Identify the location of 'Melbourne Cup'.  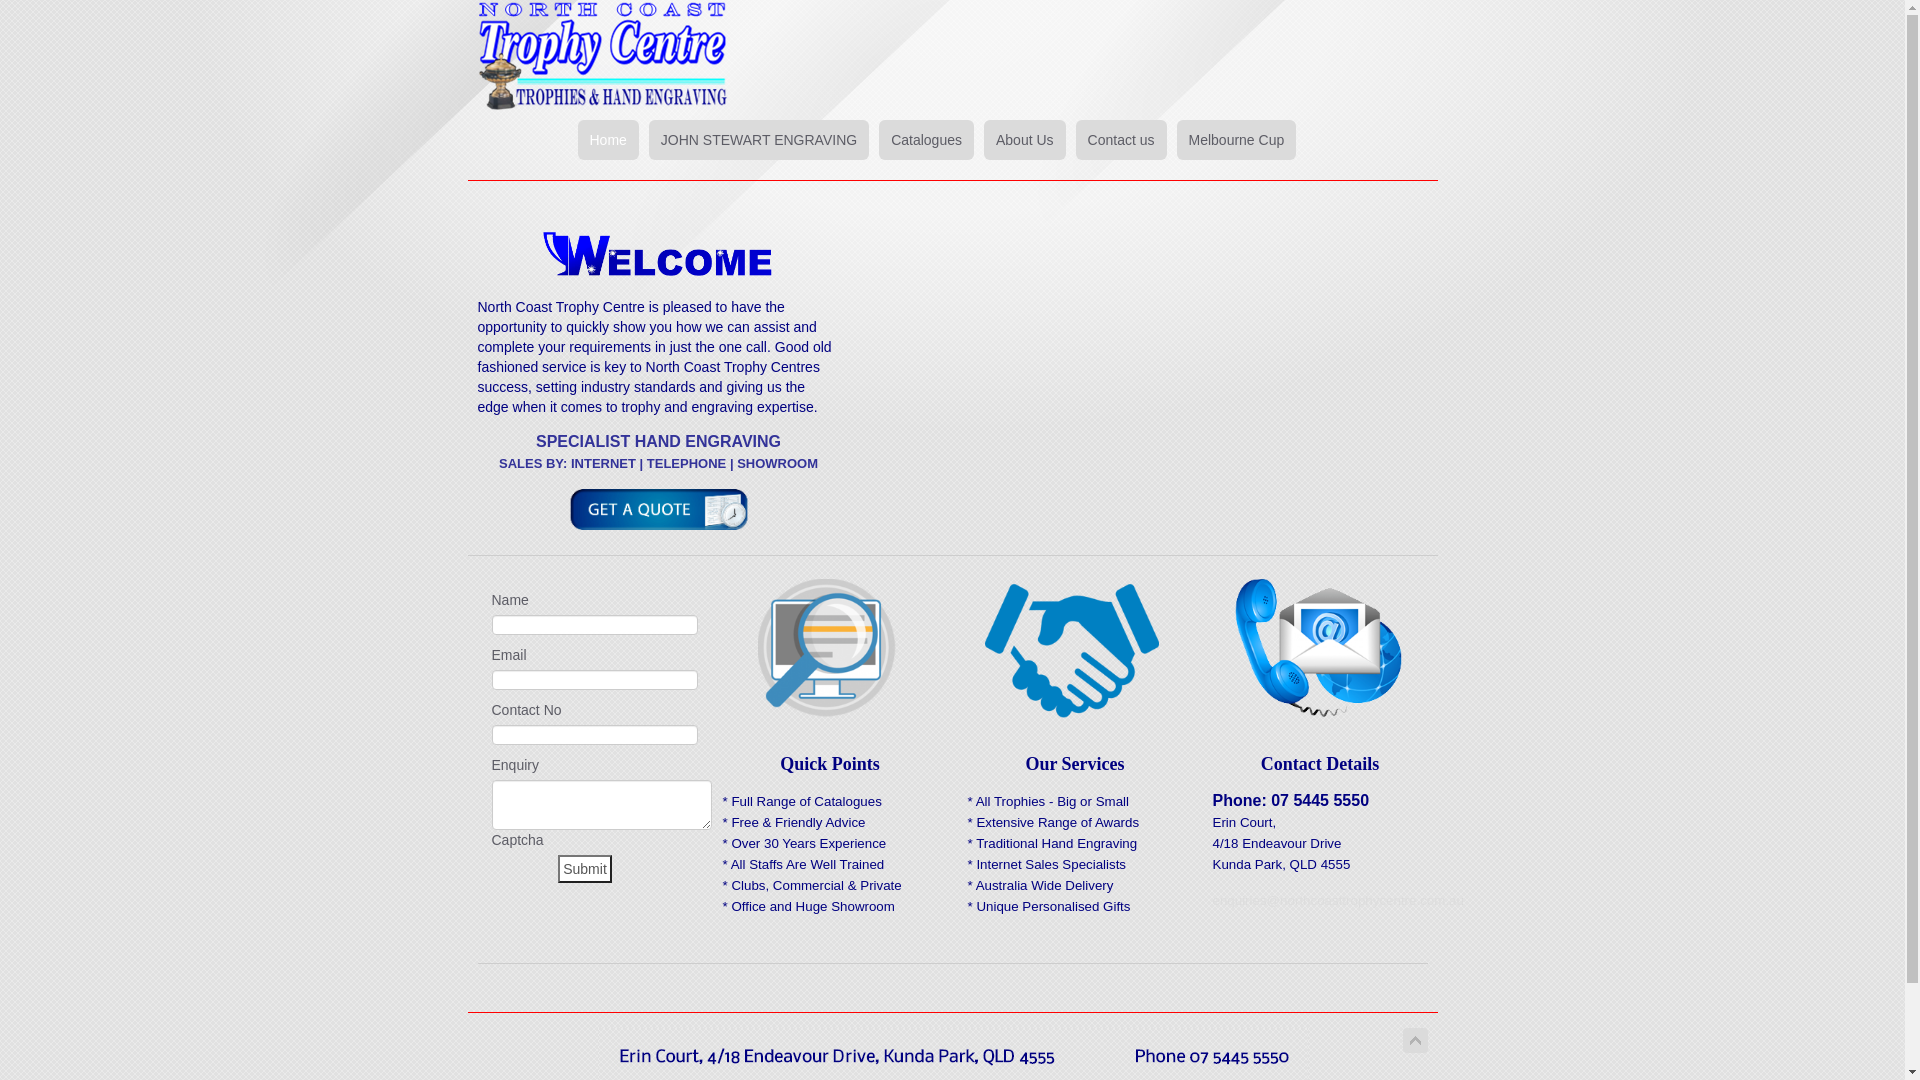
(1235, 138).